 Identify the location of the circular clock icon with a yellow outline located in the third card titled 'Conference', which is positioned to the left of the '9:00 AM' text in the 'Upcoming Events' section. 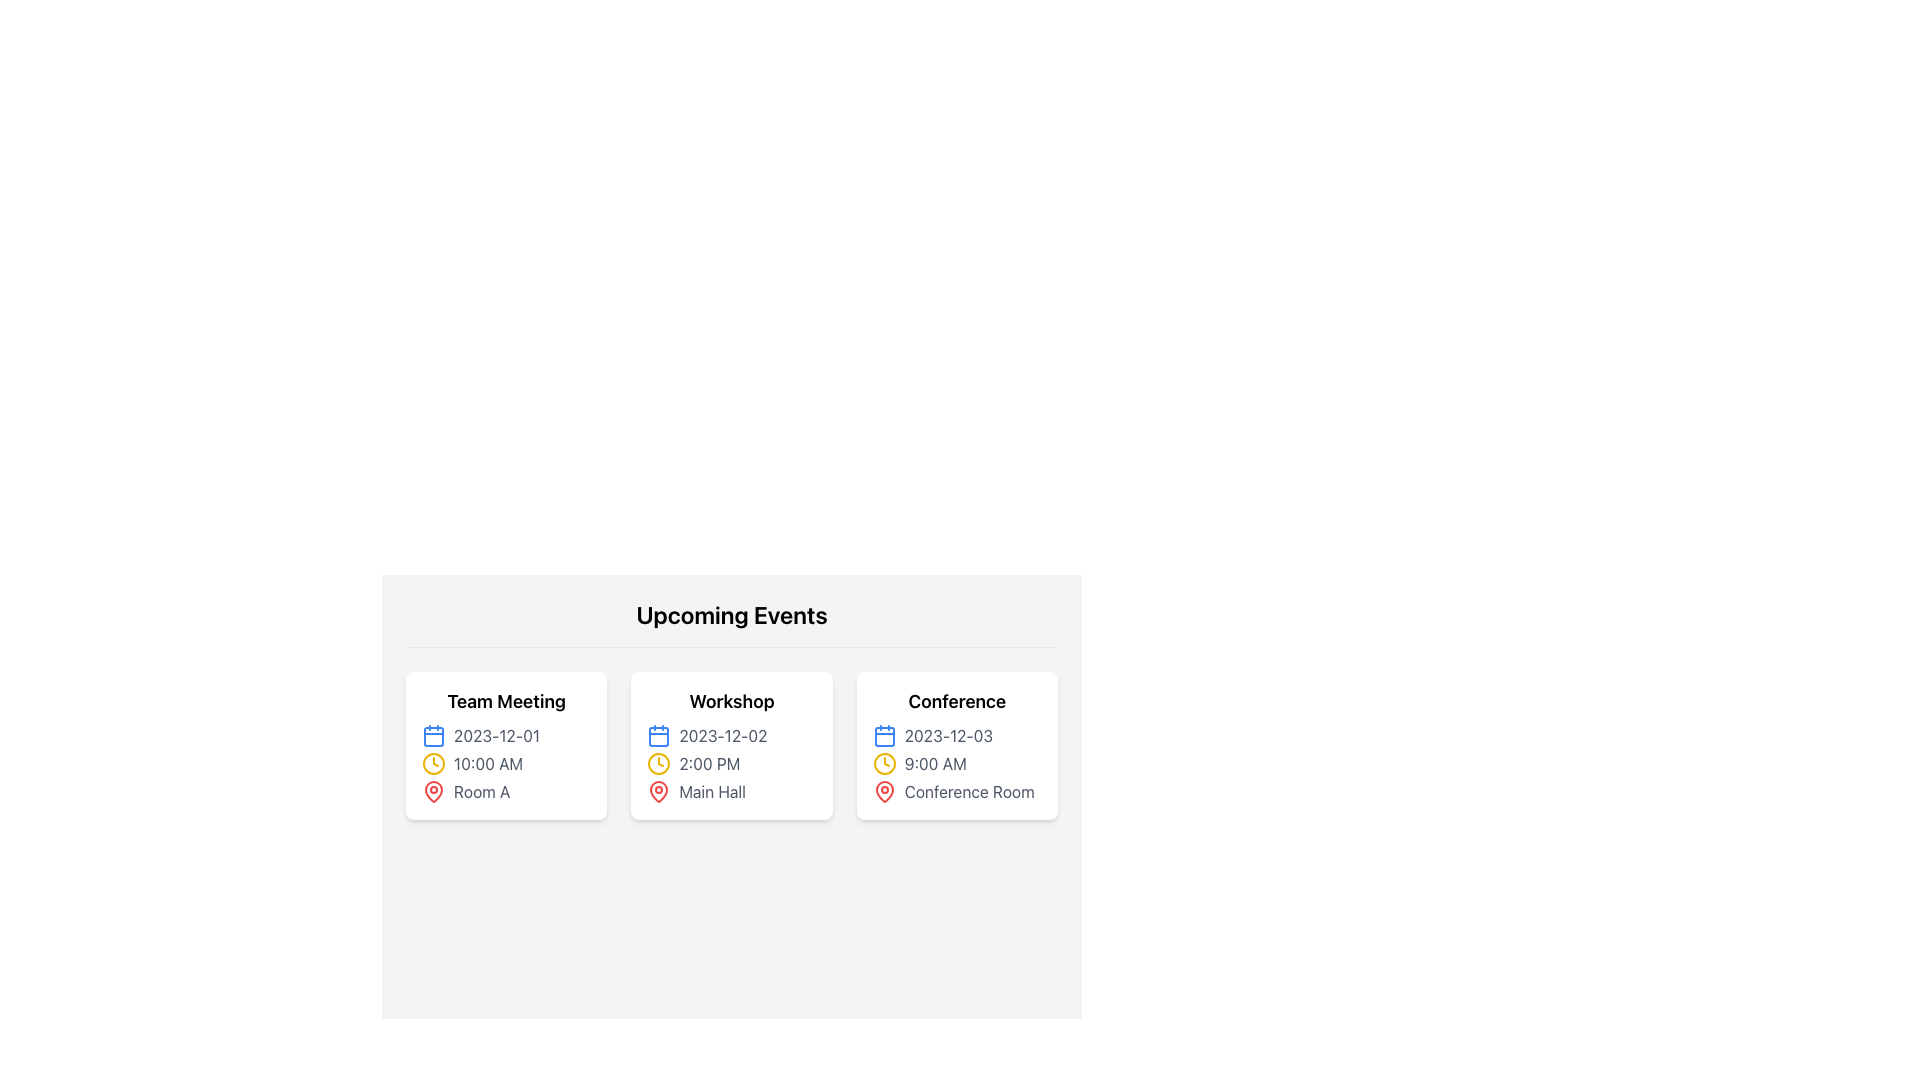
(883, 763).